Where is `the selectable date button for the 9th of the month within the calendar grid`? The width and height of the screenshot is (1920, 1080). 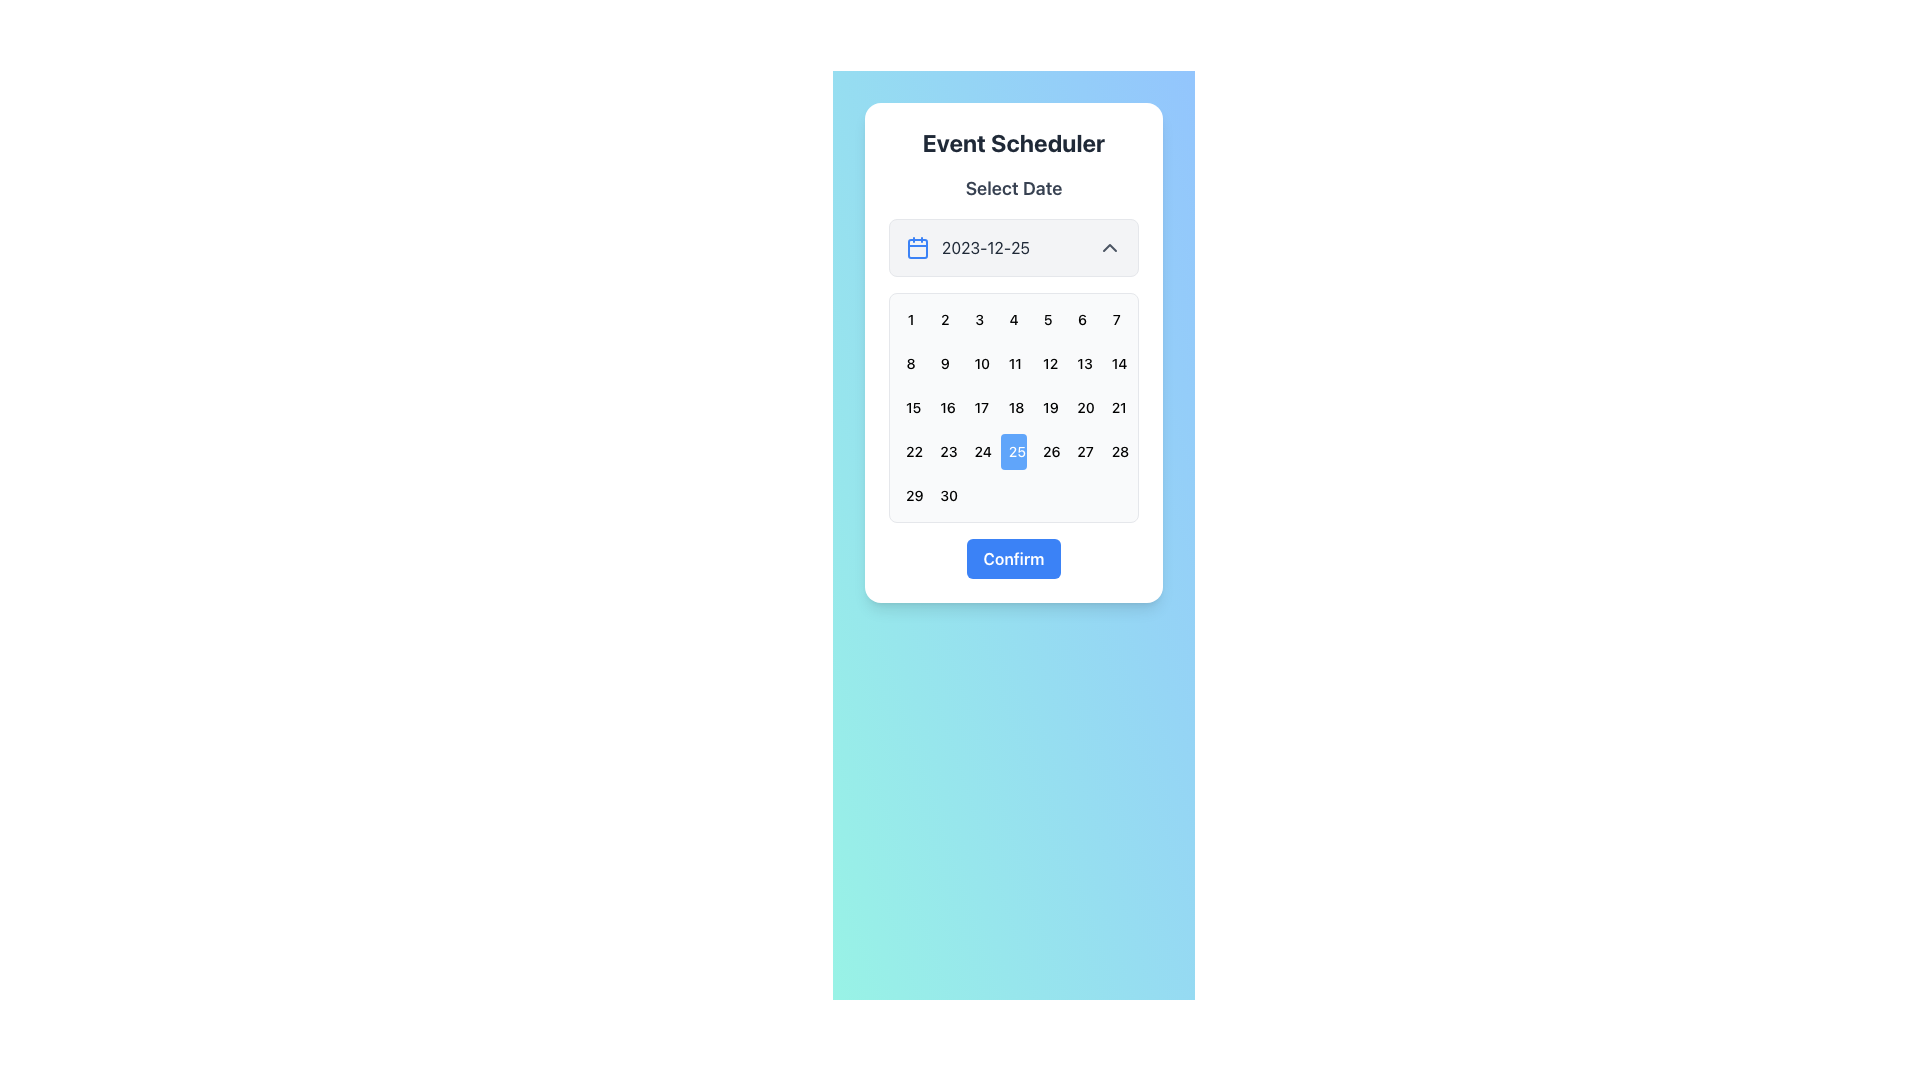
the selectable date button for the 9th of the month within the calendar grid is located at coordinates (944, 363).